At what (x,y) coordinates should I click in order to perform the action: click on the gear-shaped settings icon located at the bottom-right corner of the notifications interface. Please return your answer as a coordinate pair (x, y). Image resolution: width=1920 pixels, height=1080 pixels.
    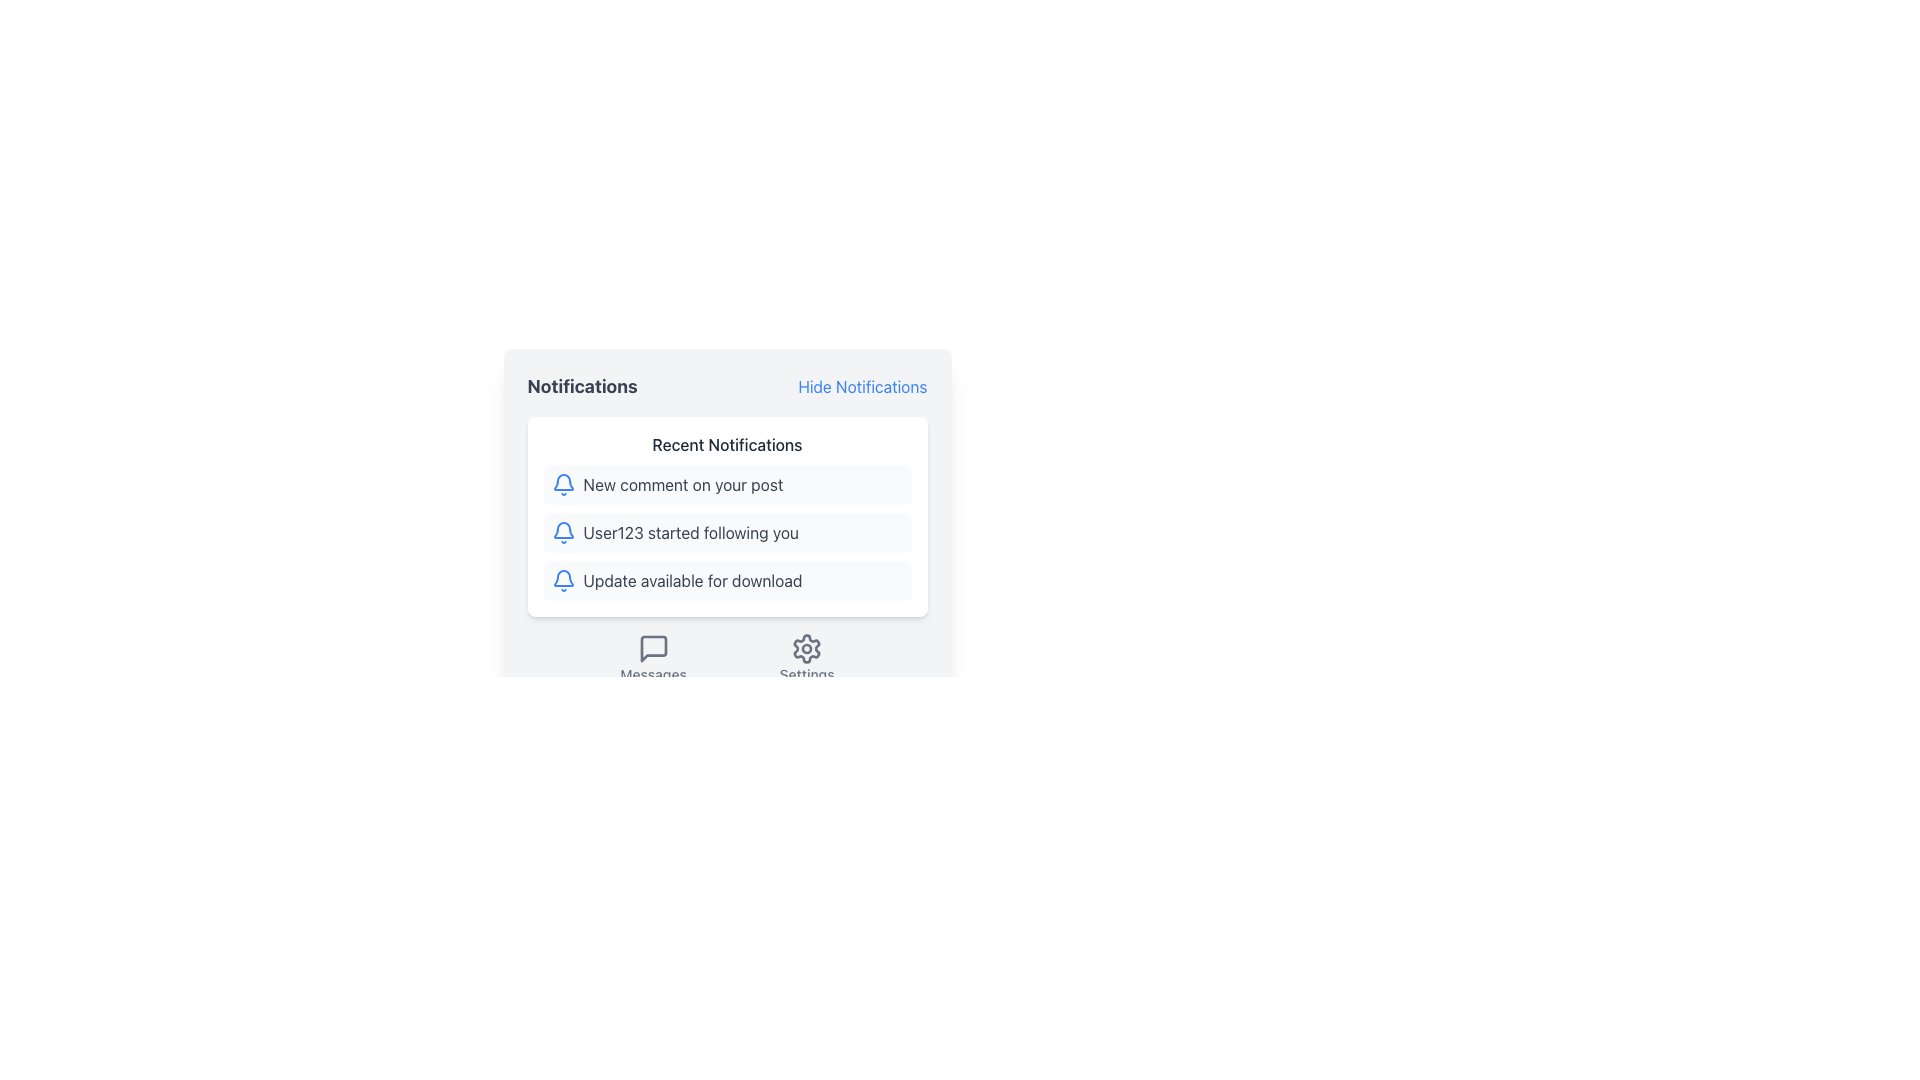
    Looking at the image, I should click on (807, 648).